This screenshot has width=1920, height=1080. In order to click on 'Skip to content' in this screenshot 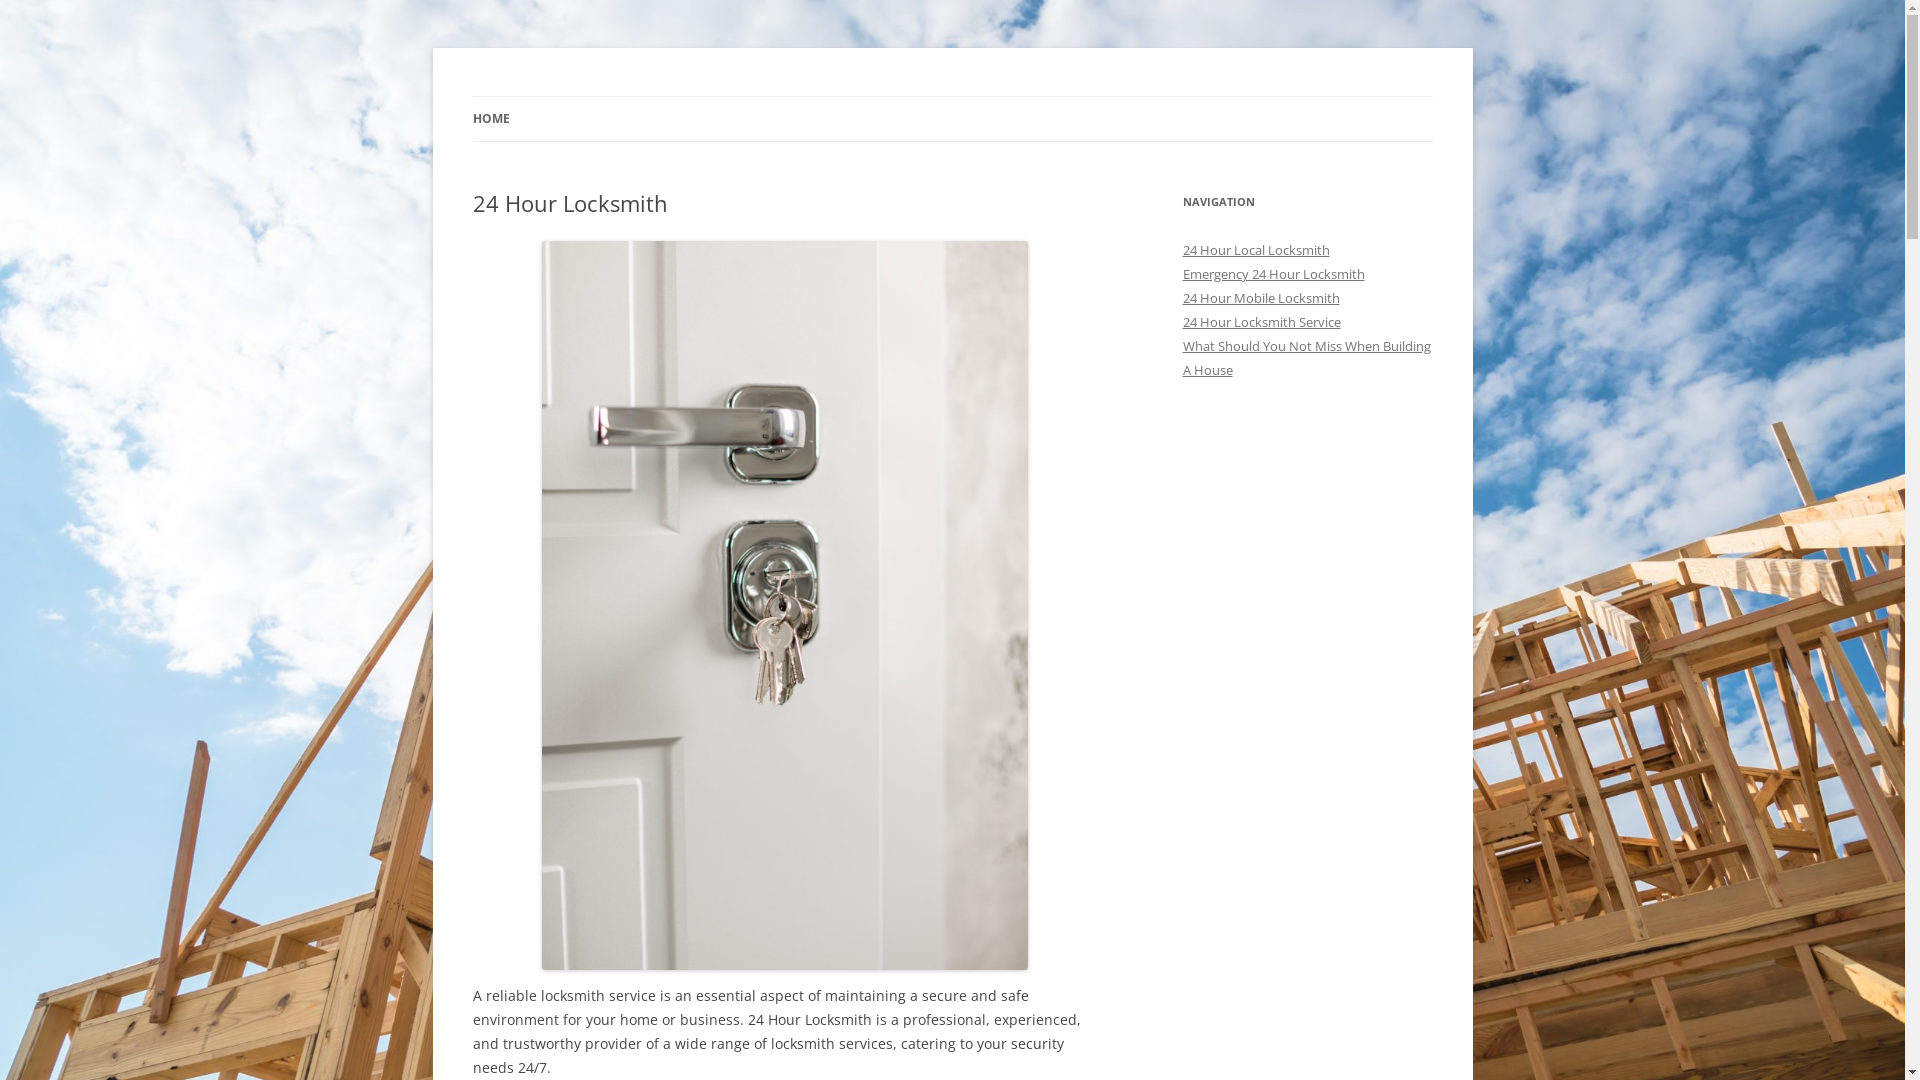, I will do `click(951, 96)`.